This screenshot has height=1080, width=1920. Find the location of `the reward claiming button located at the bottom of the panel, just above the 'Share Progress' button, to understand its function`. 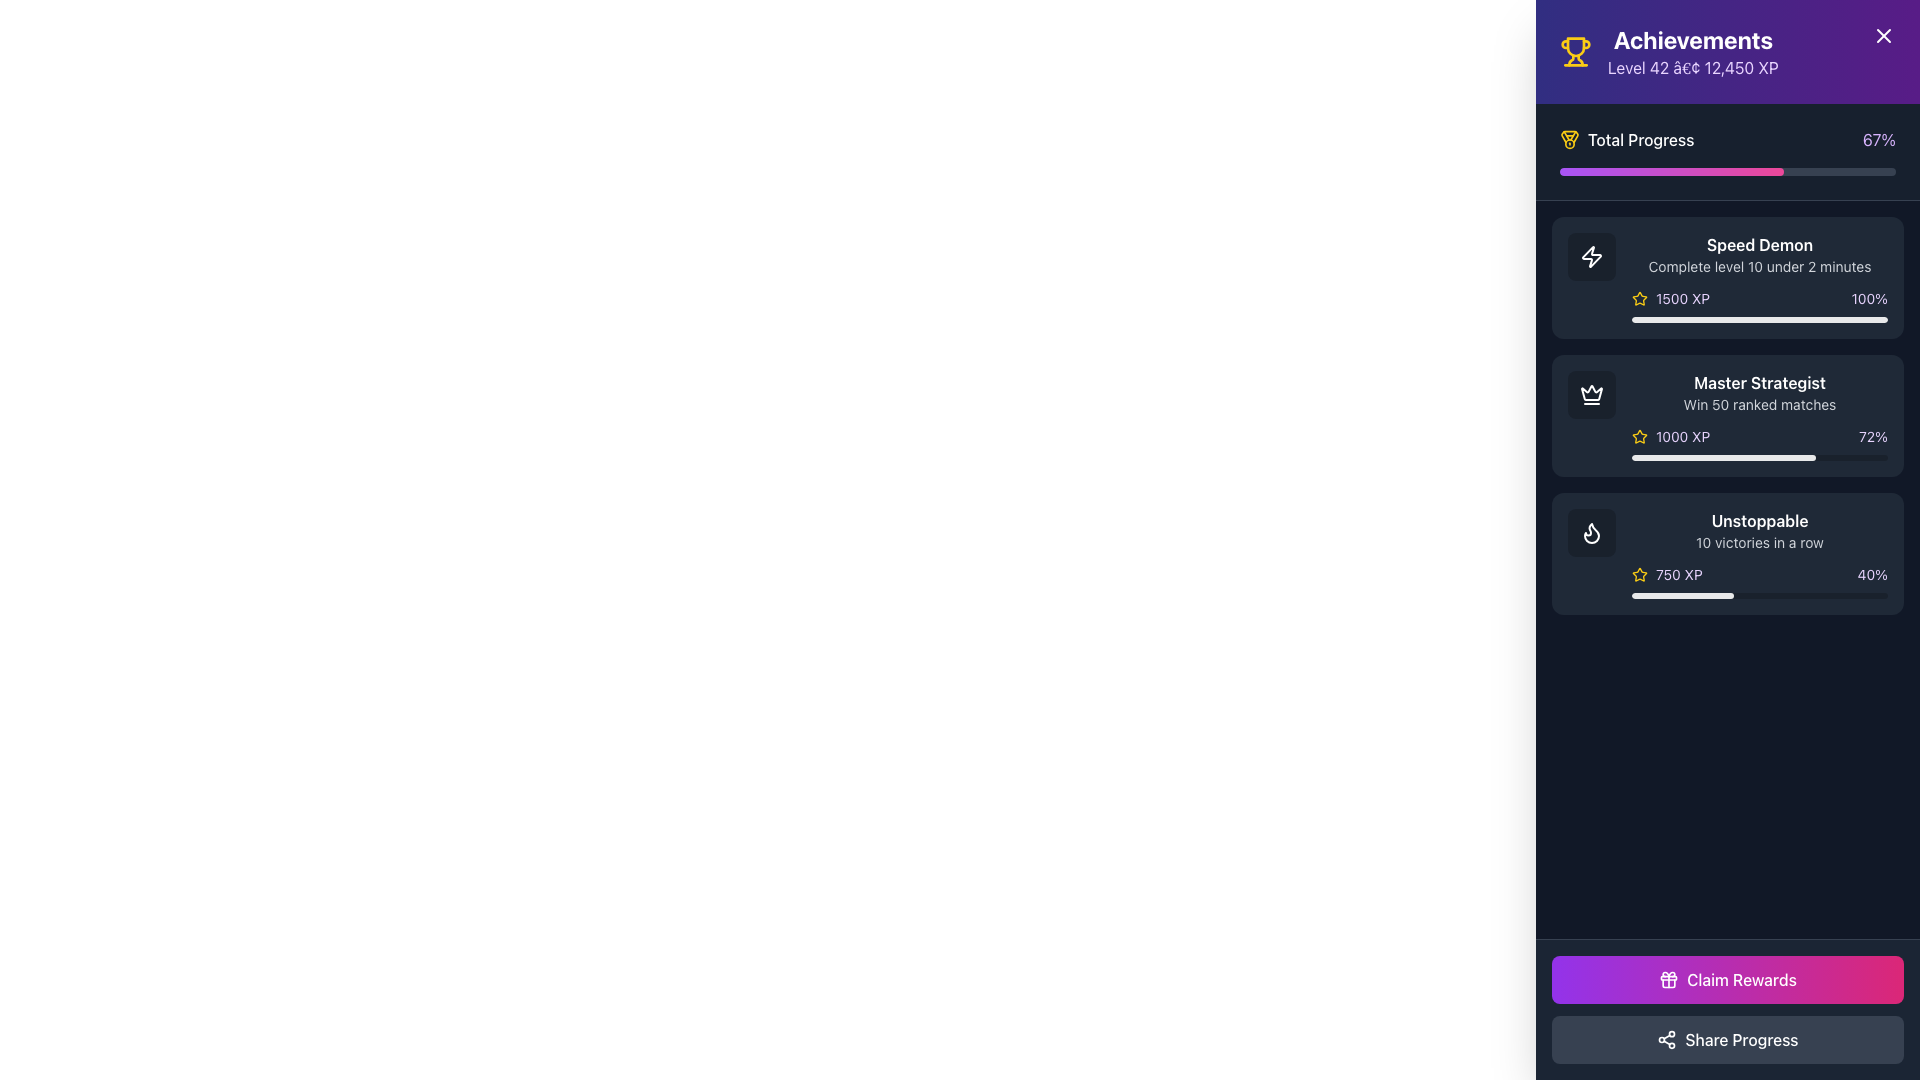

the reward claiming button located at the bottom of the panel, just above the 'Share Progress' button, to understand its function is located at coordinates (1727, 978).